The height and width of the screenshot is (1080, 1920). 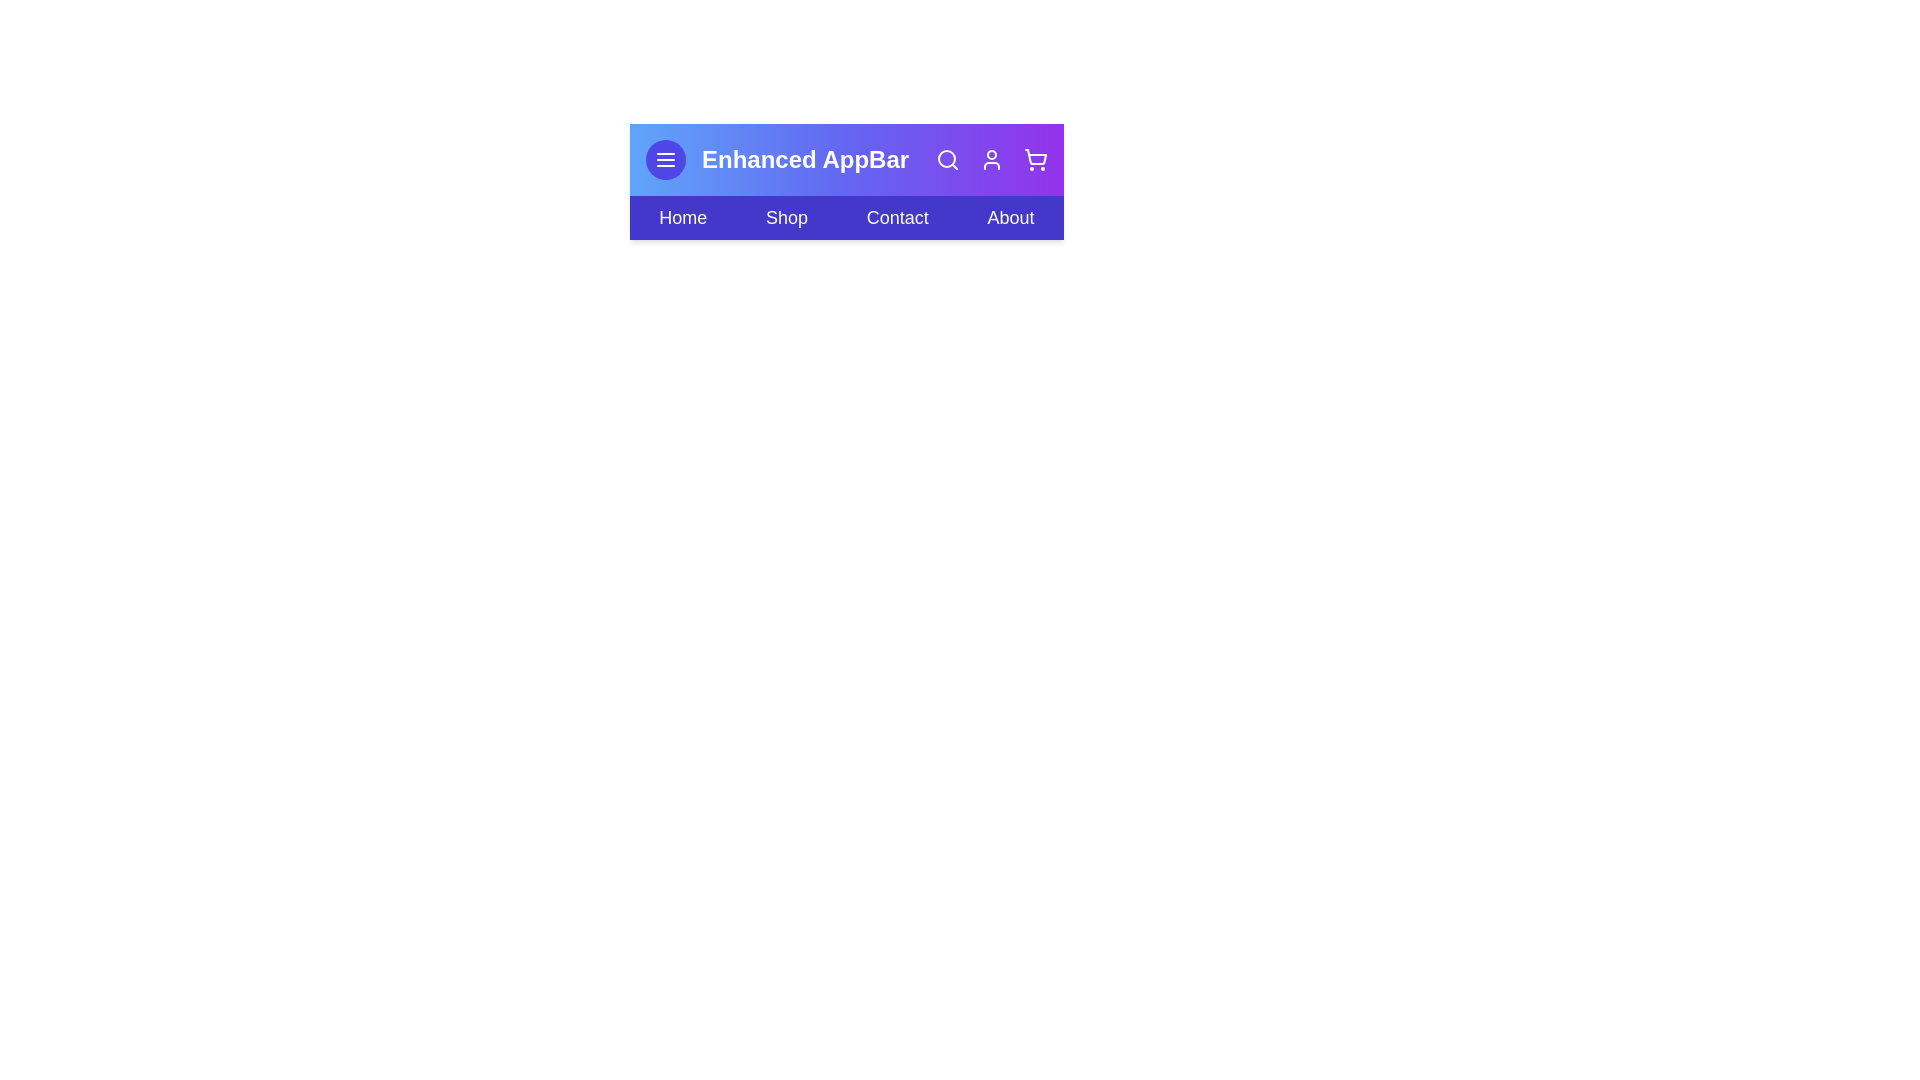 What do you see at coordinates (666, 158) in the screenshot?
I see `the menu button to toggle the visibility of the menu` at bounding box center [666, 158].